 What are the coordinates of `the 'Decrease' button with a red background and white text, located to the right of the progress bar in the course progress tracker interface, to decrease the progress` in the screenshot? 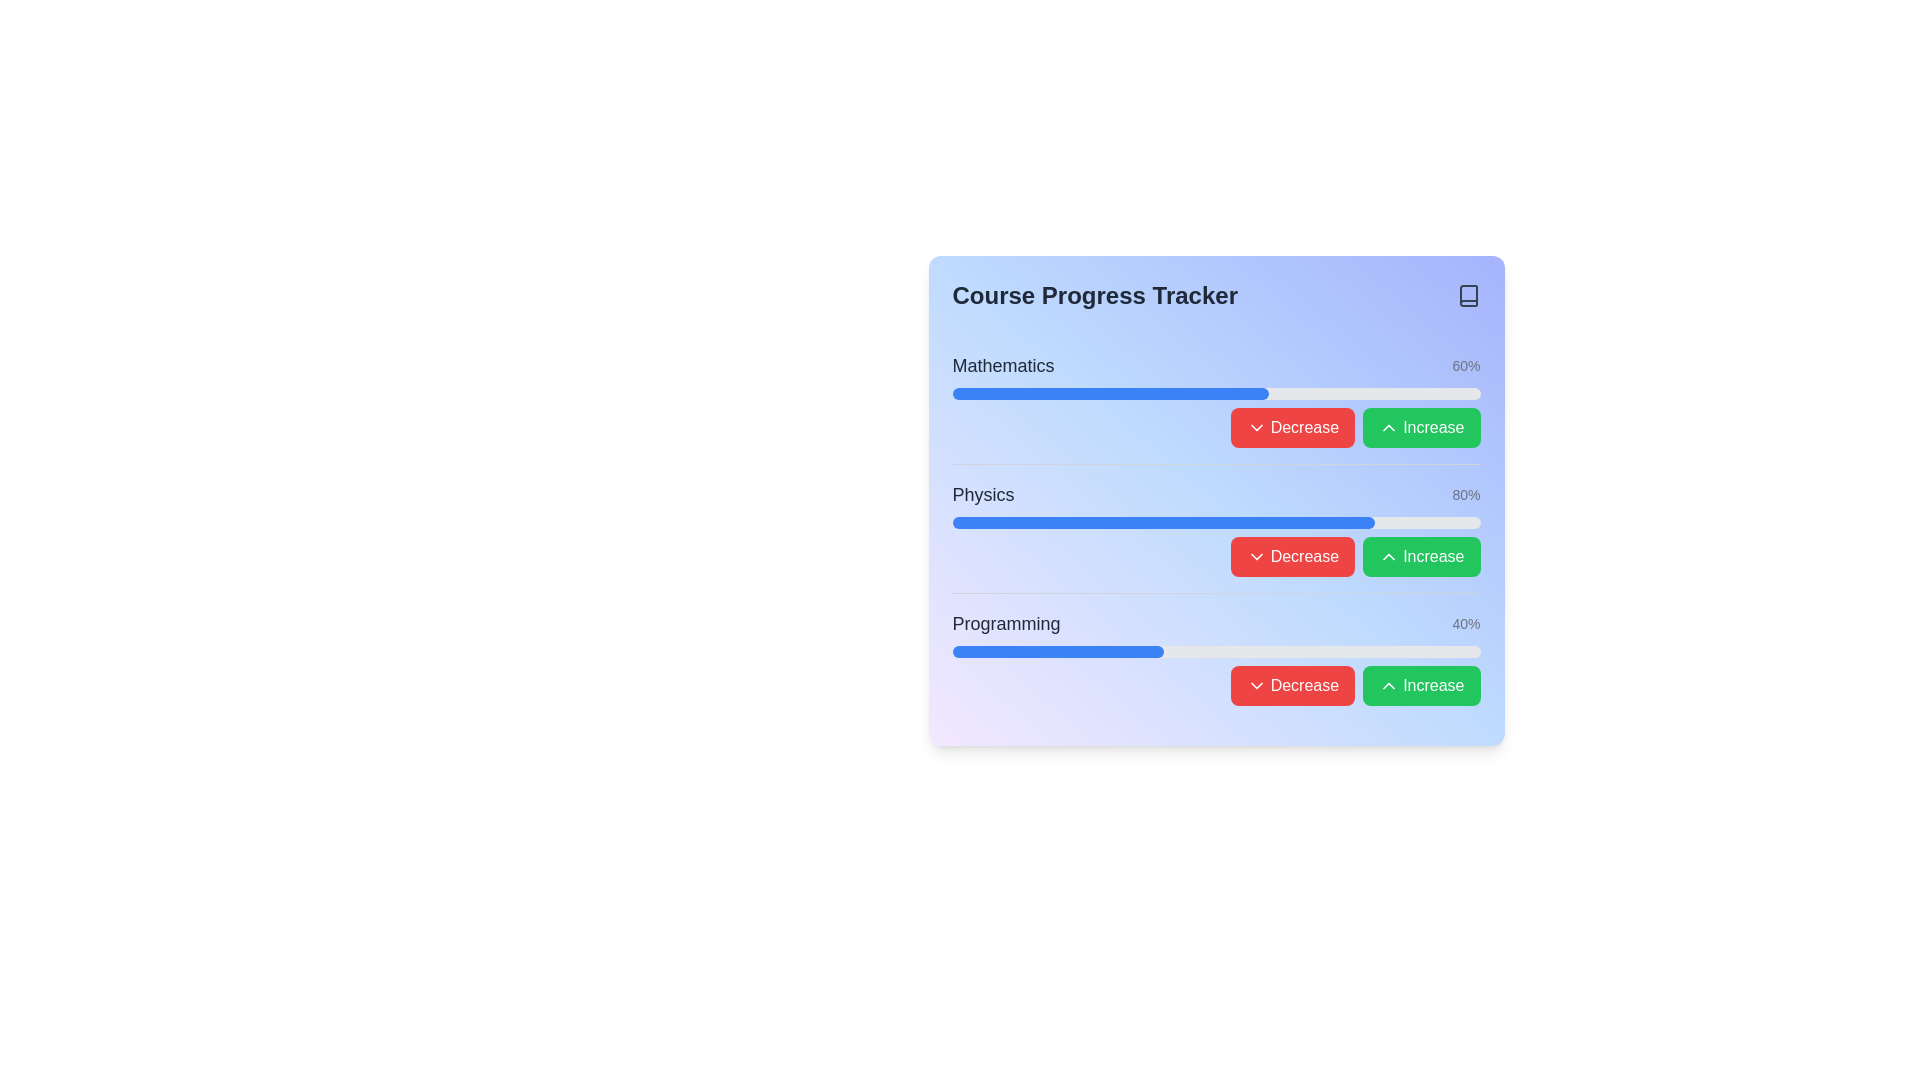 It's located at (1291, 685).